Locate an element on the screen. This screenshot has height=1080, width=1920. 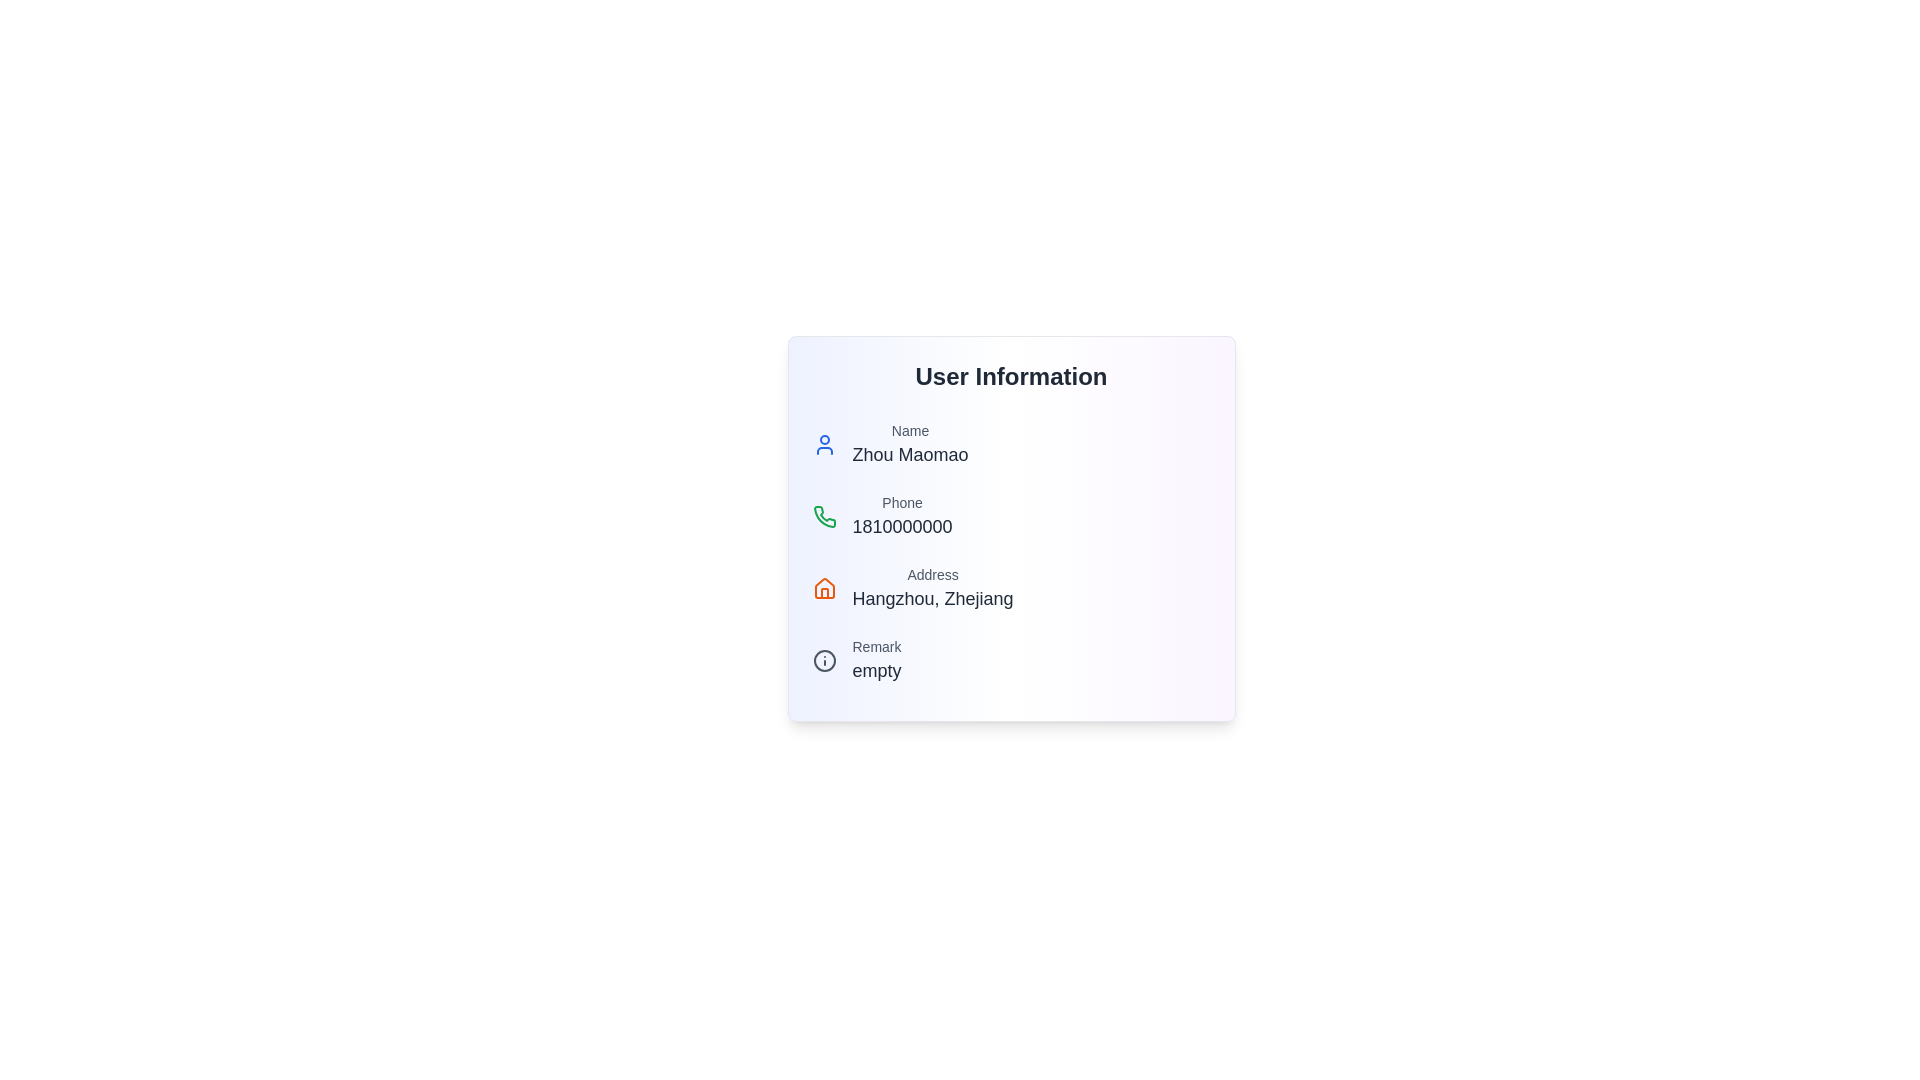
the Text Label that provides additional detail related to the 'Remark' label, located below the 'Remark' text within the user information card is located at coordinates (877, 671).